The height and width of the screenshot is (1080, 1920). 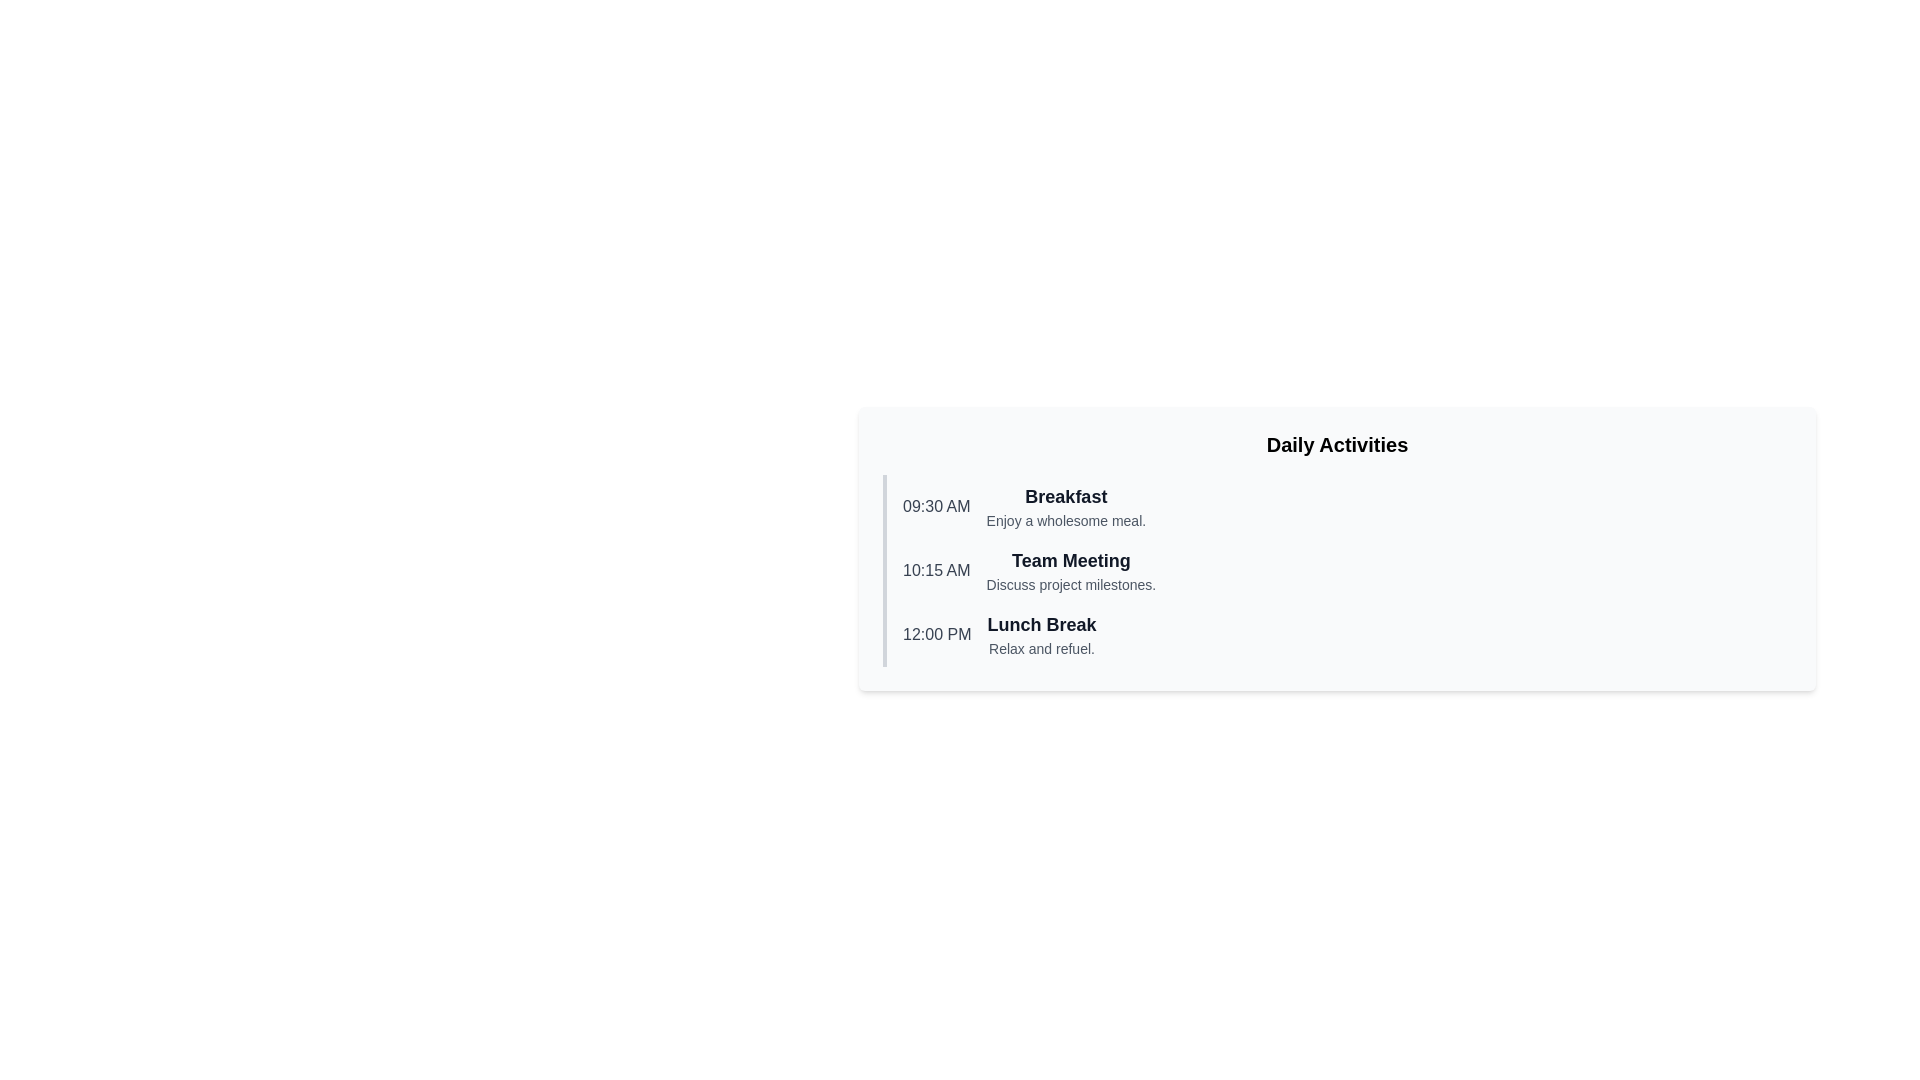 What do you see at coordinates (1070, 570) in the screenshot?
I see `the Text Block that provides information about an event, located beneath the '10:15 AM' timestamp and above the subsequent content in the schedule` at bounding box center [1070, 570].